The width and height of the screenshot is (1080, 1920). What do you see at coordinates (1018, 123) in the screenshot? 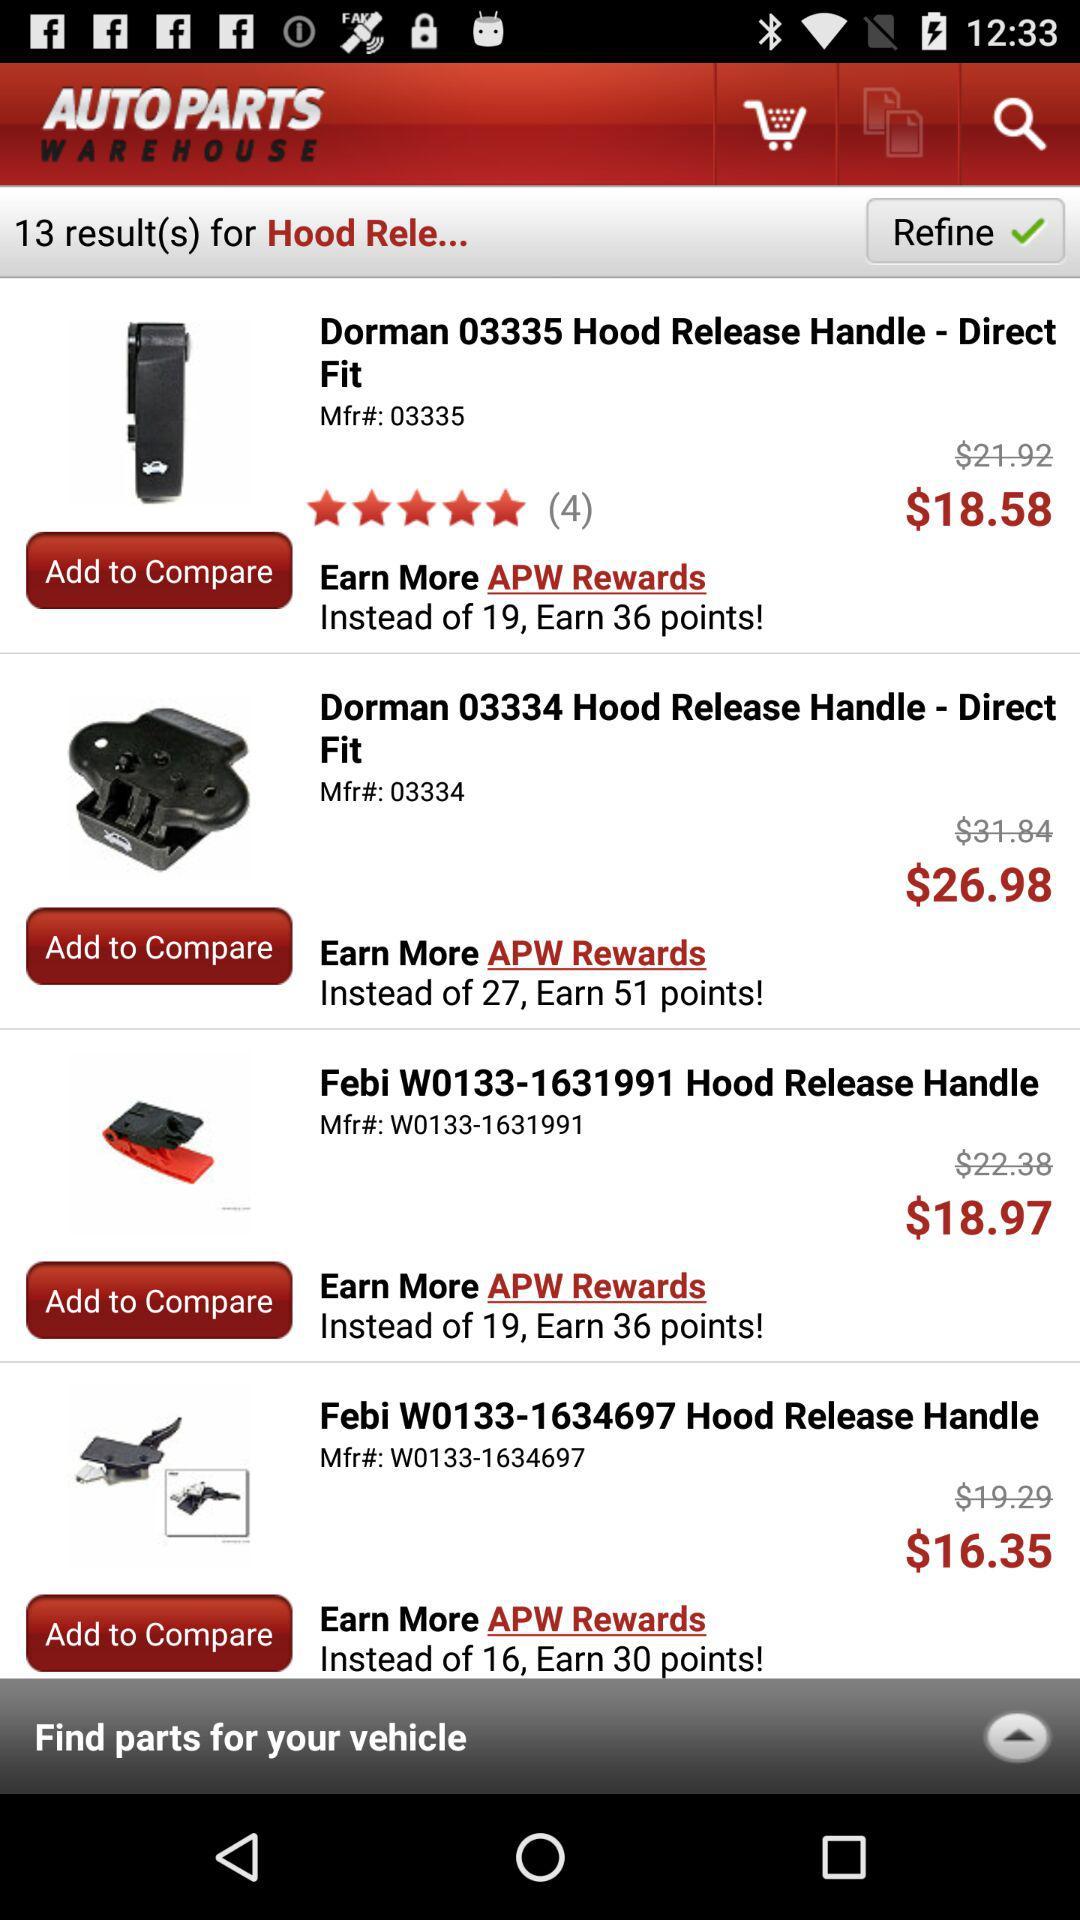
I see `search an item` at bounding box center [1018, 123].